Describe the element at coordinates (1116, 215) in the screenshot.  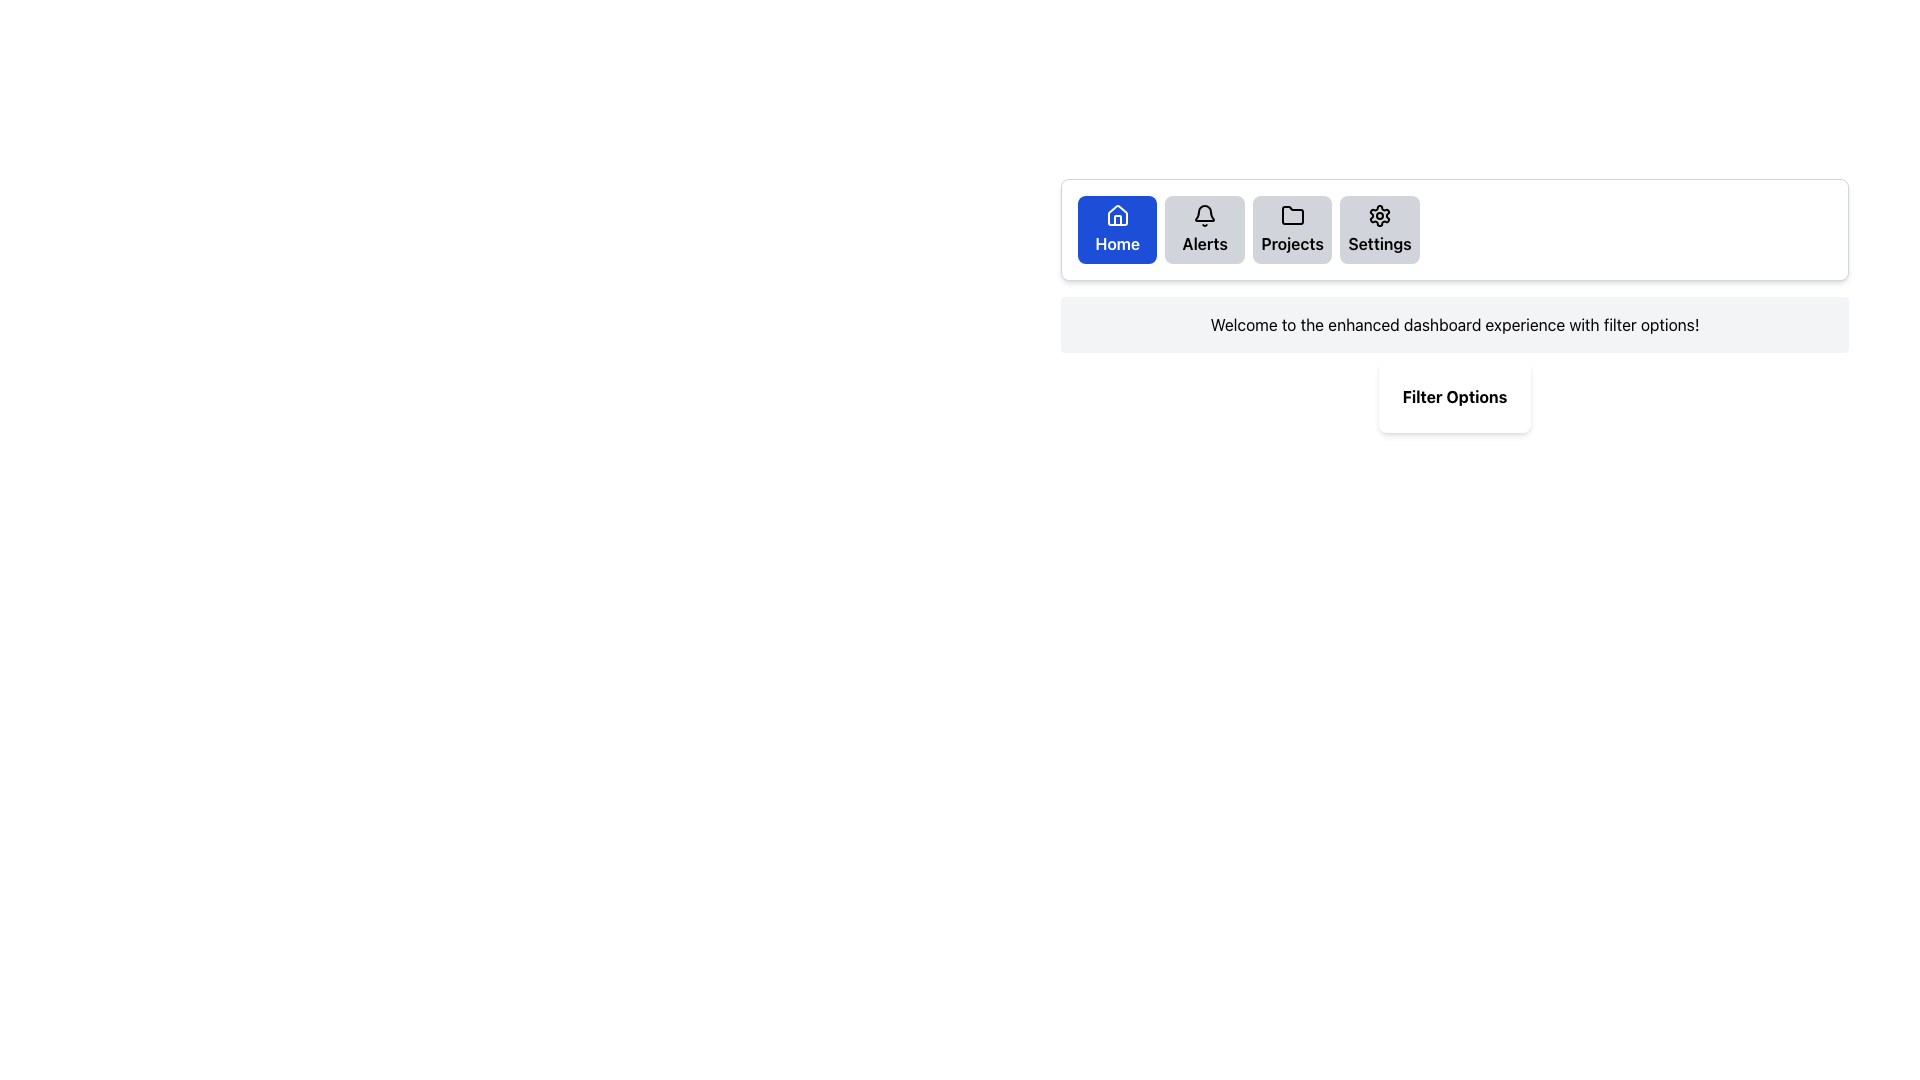
I see `the house icon in the top-left portion of the navigation bar, which is part of the 'Home' button` at that location.